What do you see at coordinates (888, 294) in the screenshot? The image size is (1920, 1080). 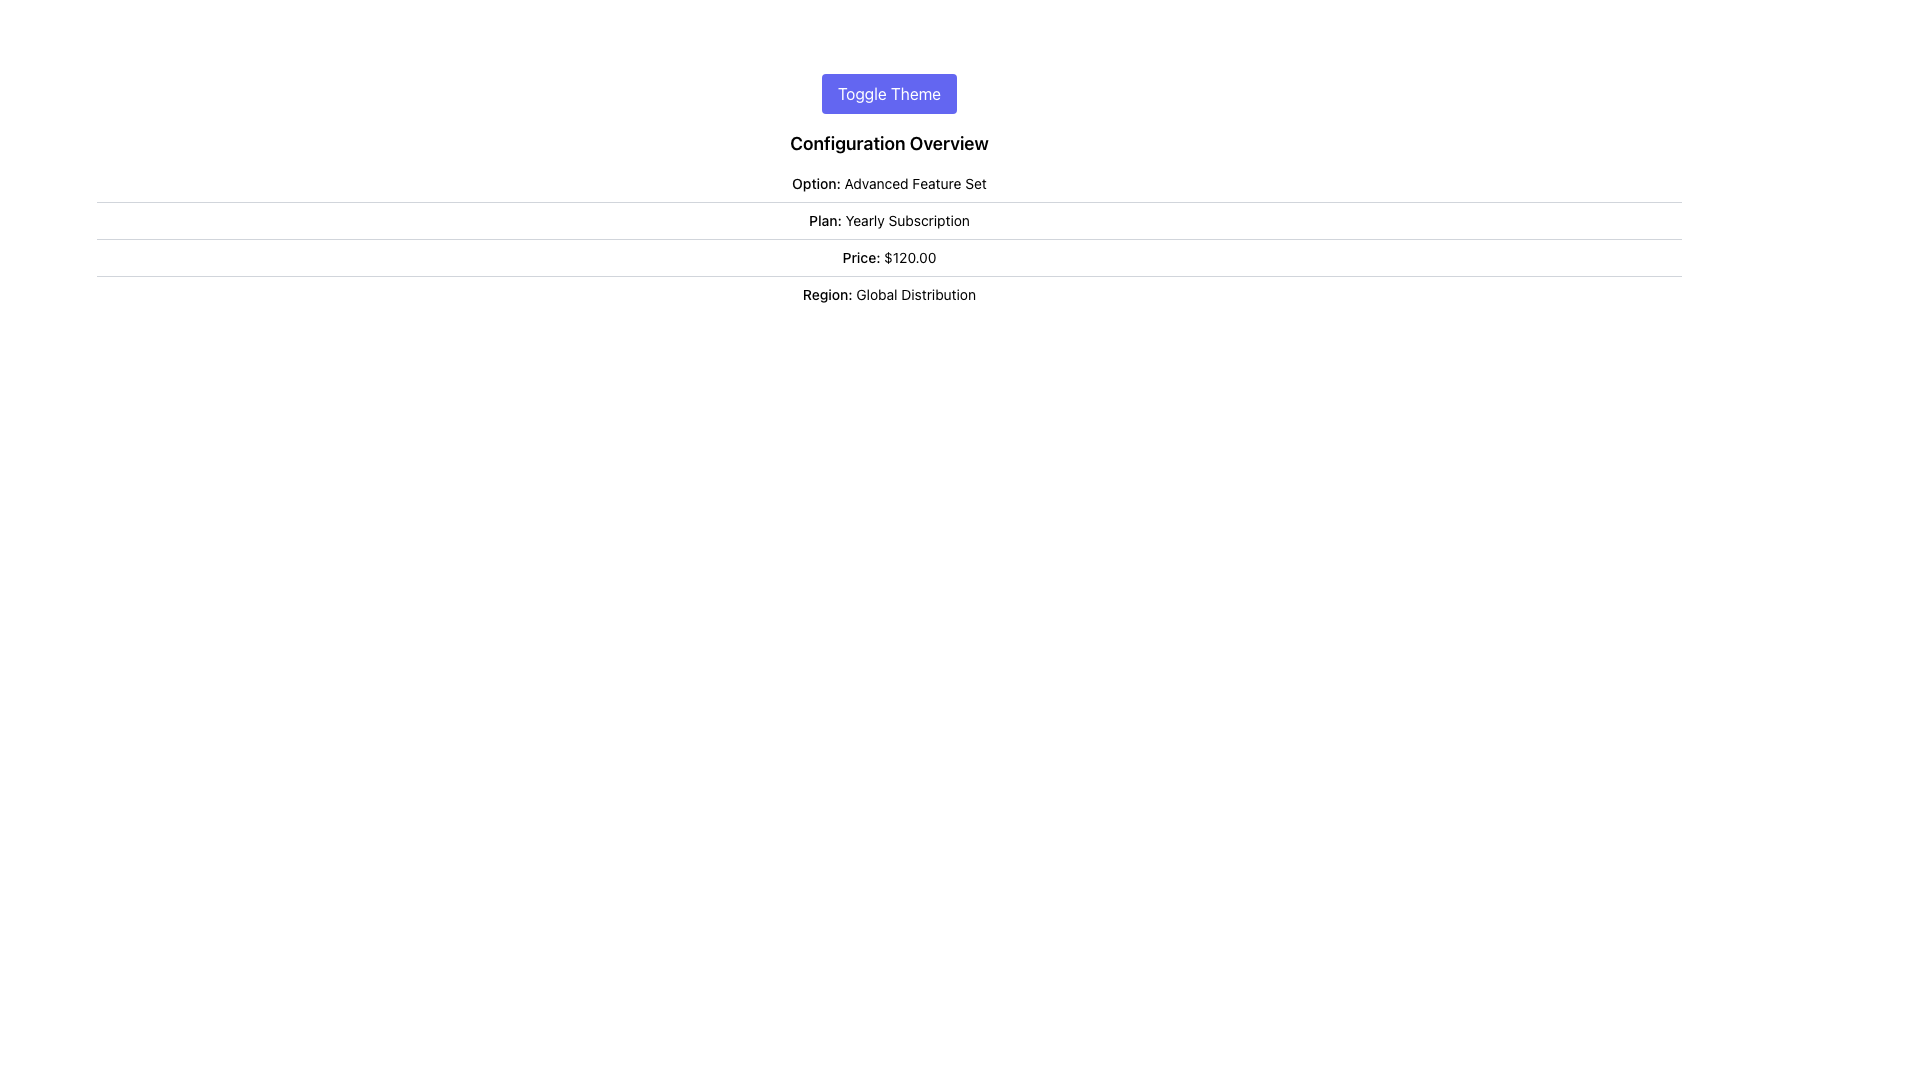 I see `the informational Text Label that displays the selected 'Region' for configuration, which is located below 'Price: $120.00'` at bounding box center [888, 294].